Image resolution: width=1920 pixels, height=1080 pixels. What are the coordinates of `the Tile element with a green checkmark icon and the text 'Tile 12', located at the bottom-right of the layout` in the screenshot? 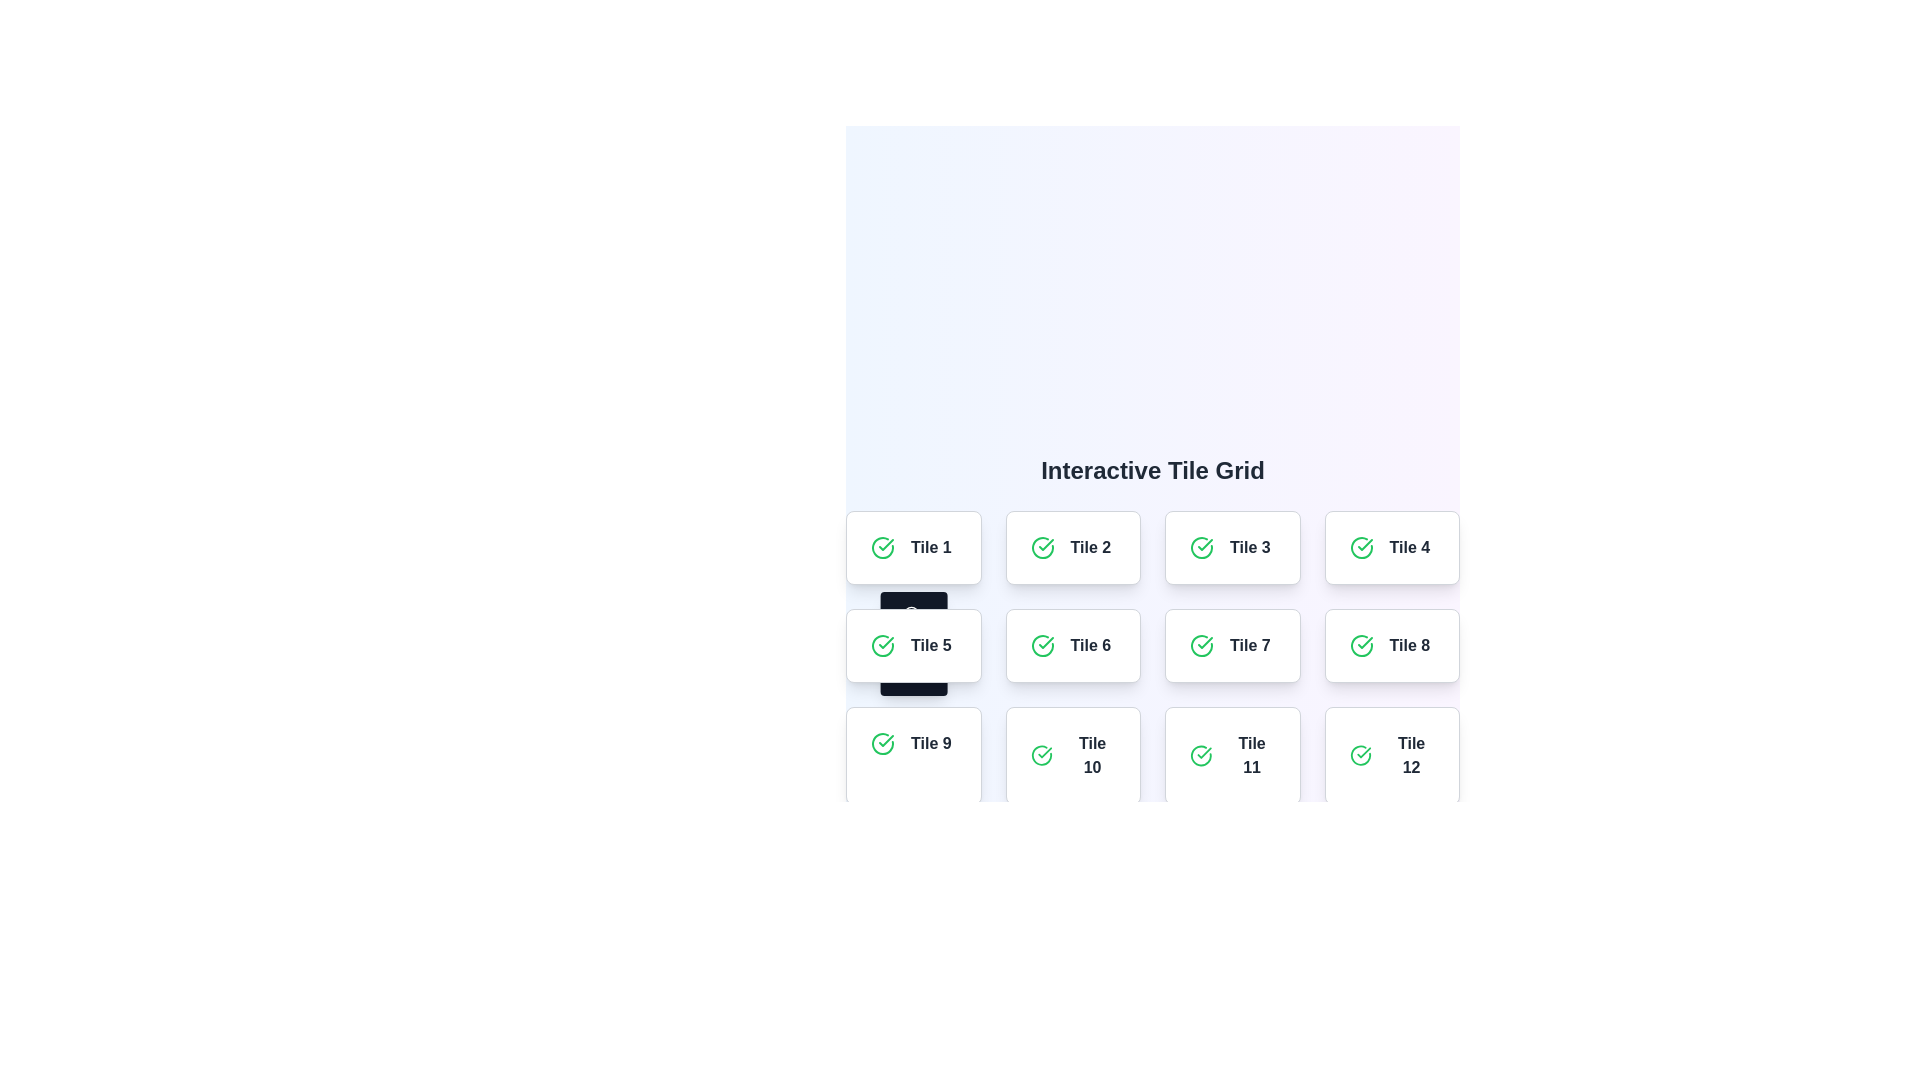 It's located at (1391, 756).